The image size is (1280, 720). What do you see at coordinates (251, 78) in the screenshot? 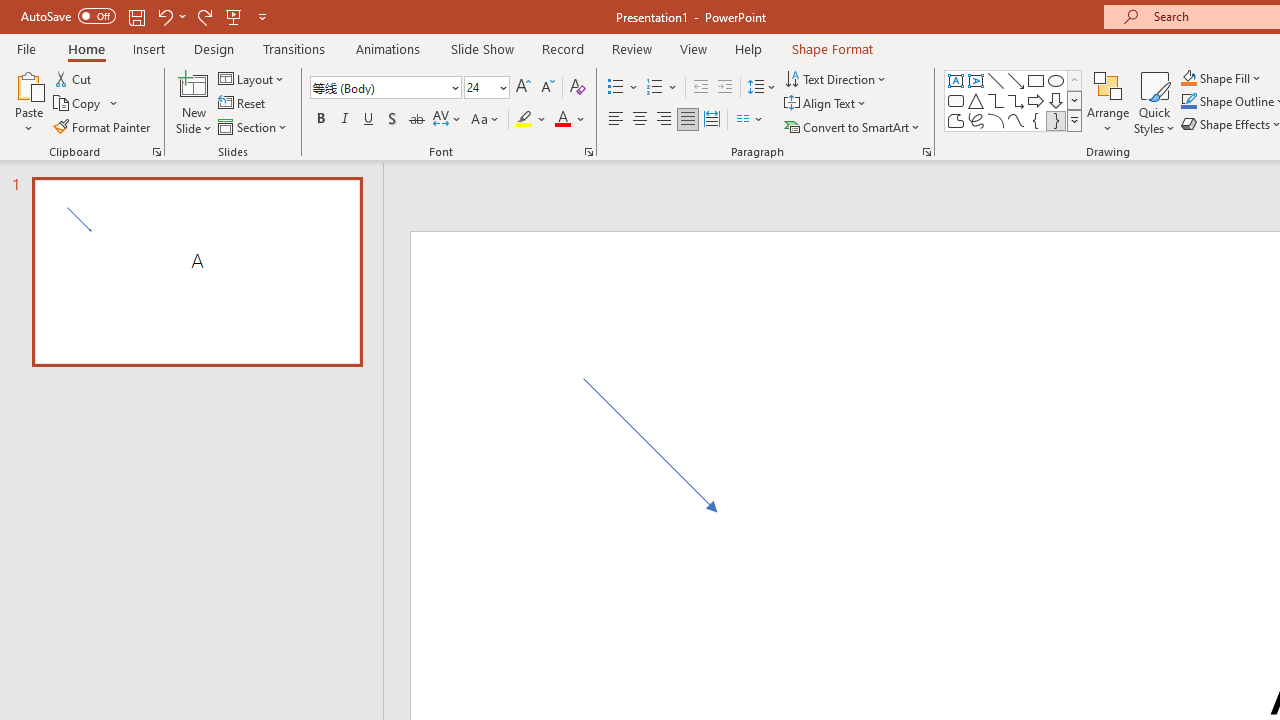
I see `'Layout'` at bounding box center [251, 78].